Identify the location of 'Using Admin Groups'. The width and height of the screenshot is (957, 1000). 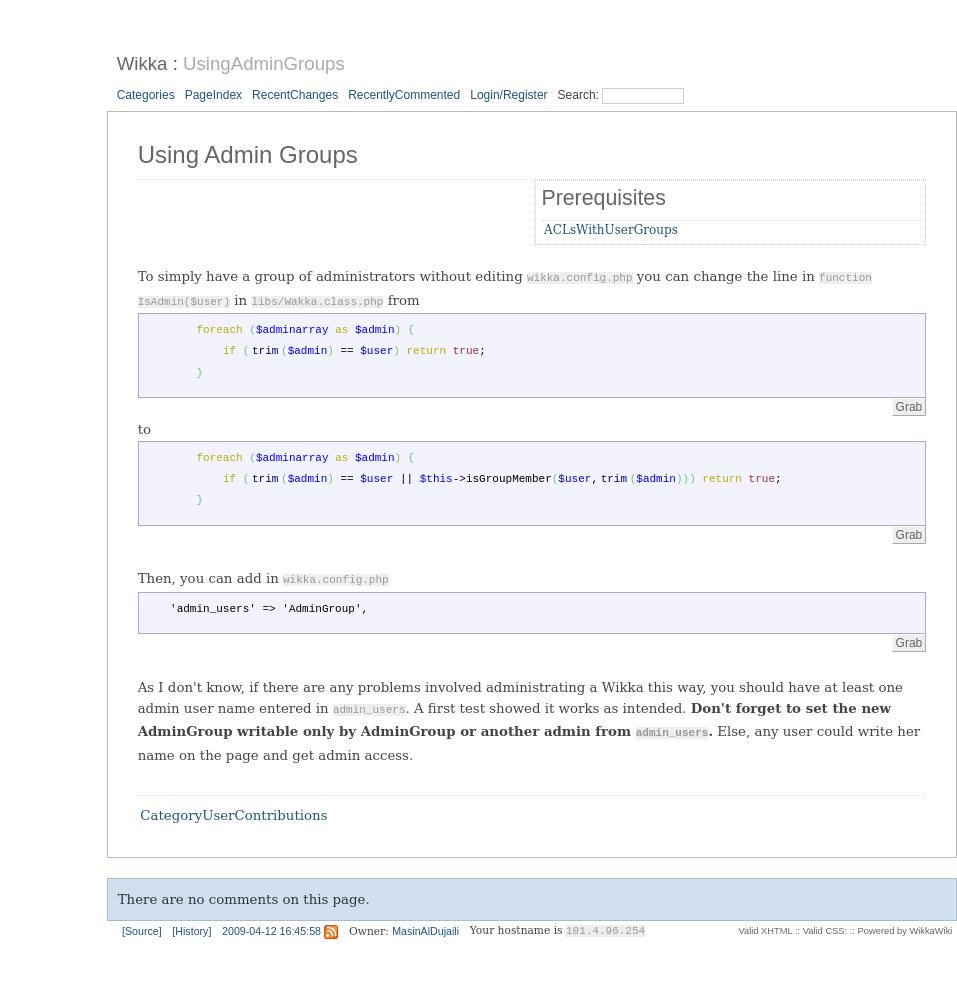
(137, 154).